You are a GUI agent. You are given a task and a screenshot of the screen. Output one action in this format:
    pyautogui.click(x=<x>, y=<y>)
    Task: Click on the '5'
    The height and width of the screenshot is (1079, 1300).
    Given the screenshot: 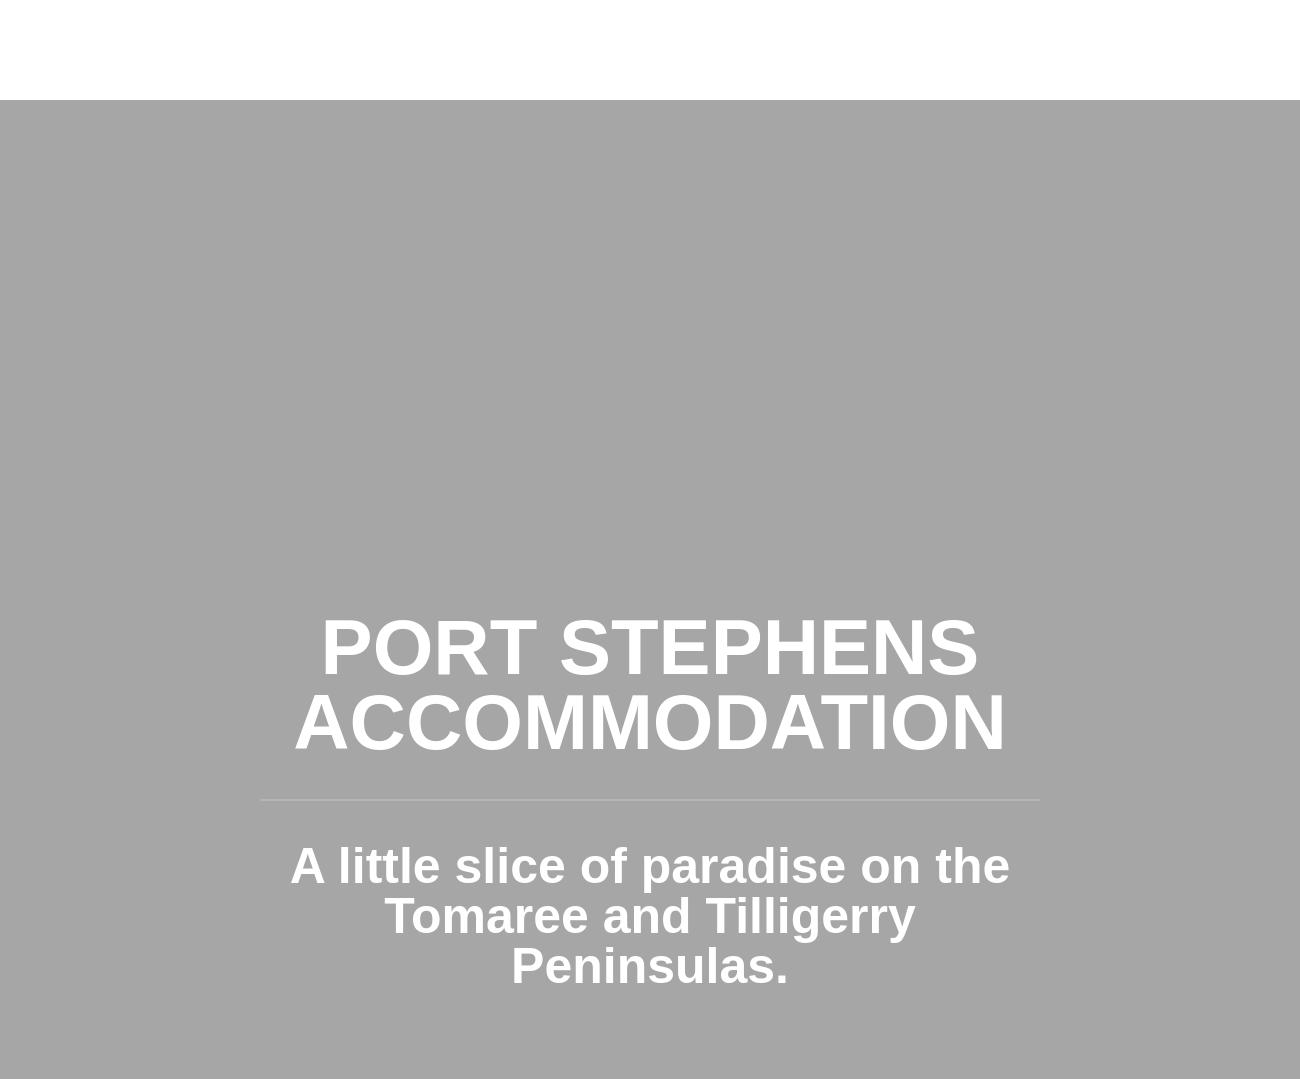 What is the action you would take?
    pyautogui.click(x=177, y=257)
    